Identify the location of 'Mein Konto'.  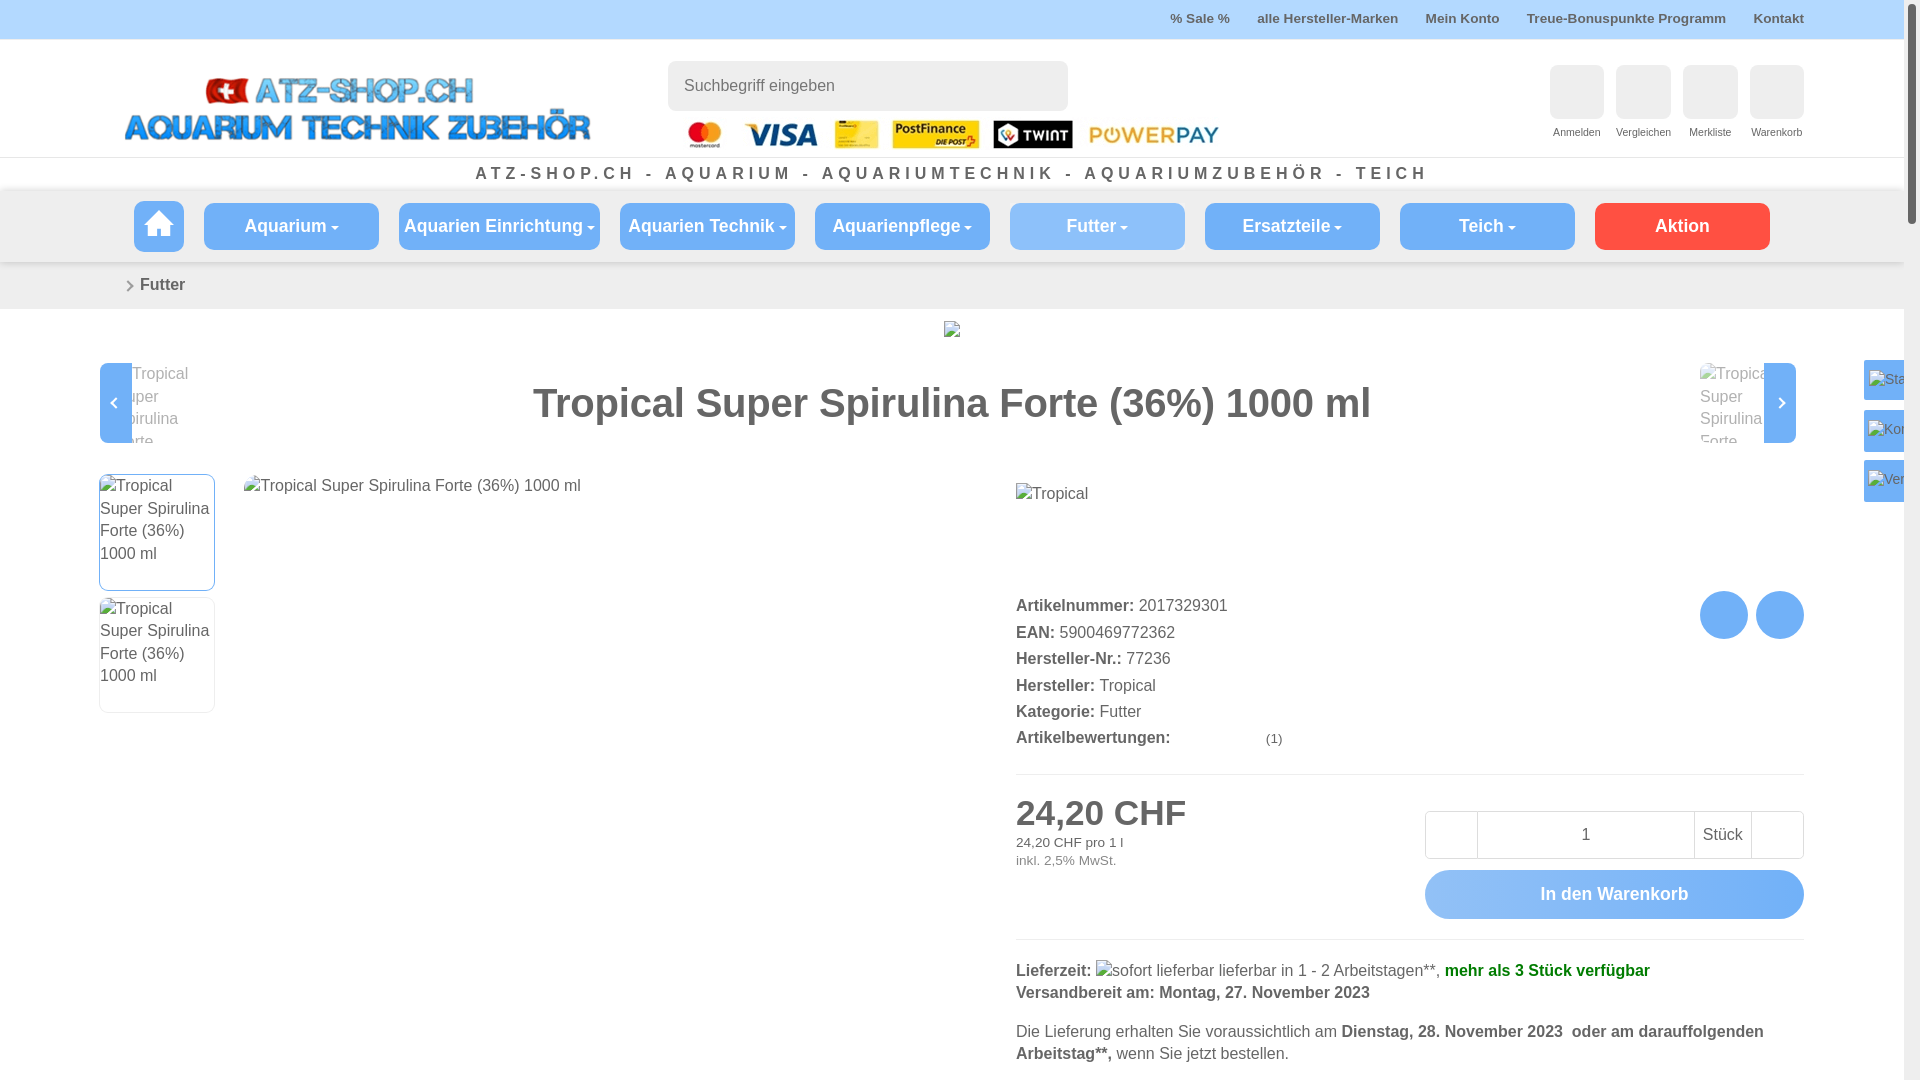
(1463, 18).